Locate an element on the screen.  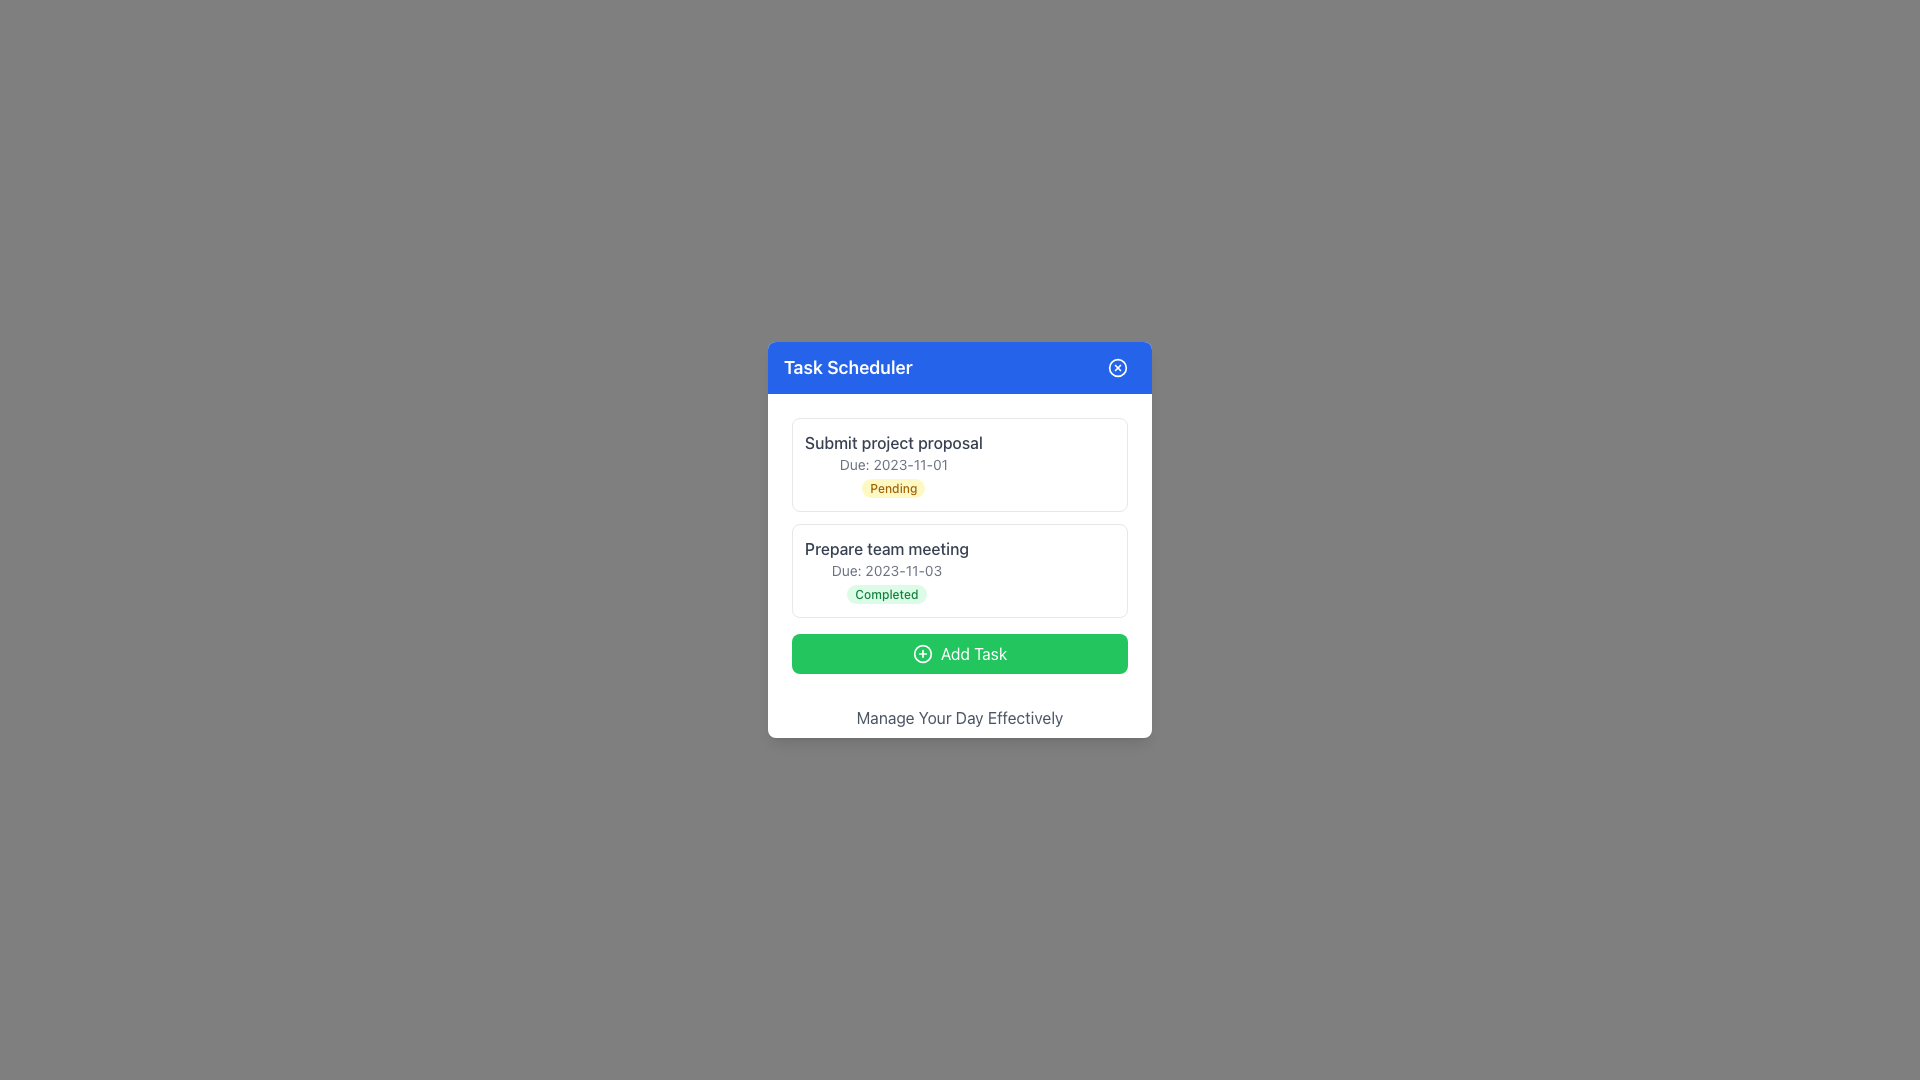
the close button located at the top-right corner of the 'Task Scheduler' interface is located at coordinates (1117, 367).